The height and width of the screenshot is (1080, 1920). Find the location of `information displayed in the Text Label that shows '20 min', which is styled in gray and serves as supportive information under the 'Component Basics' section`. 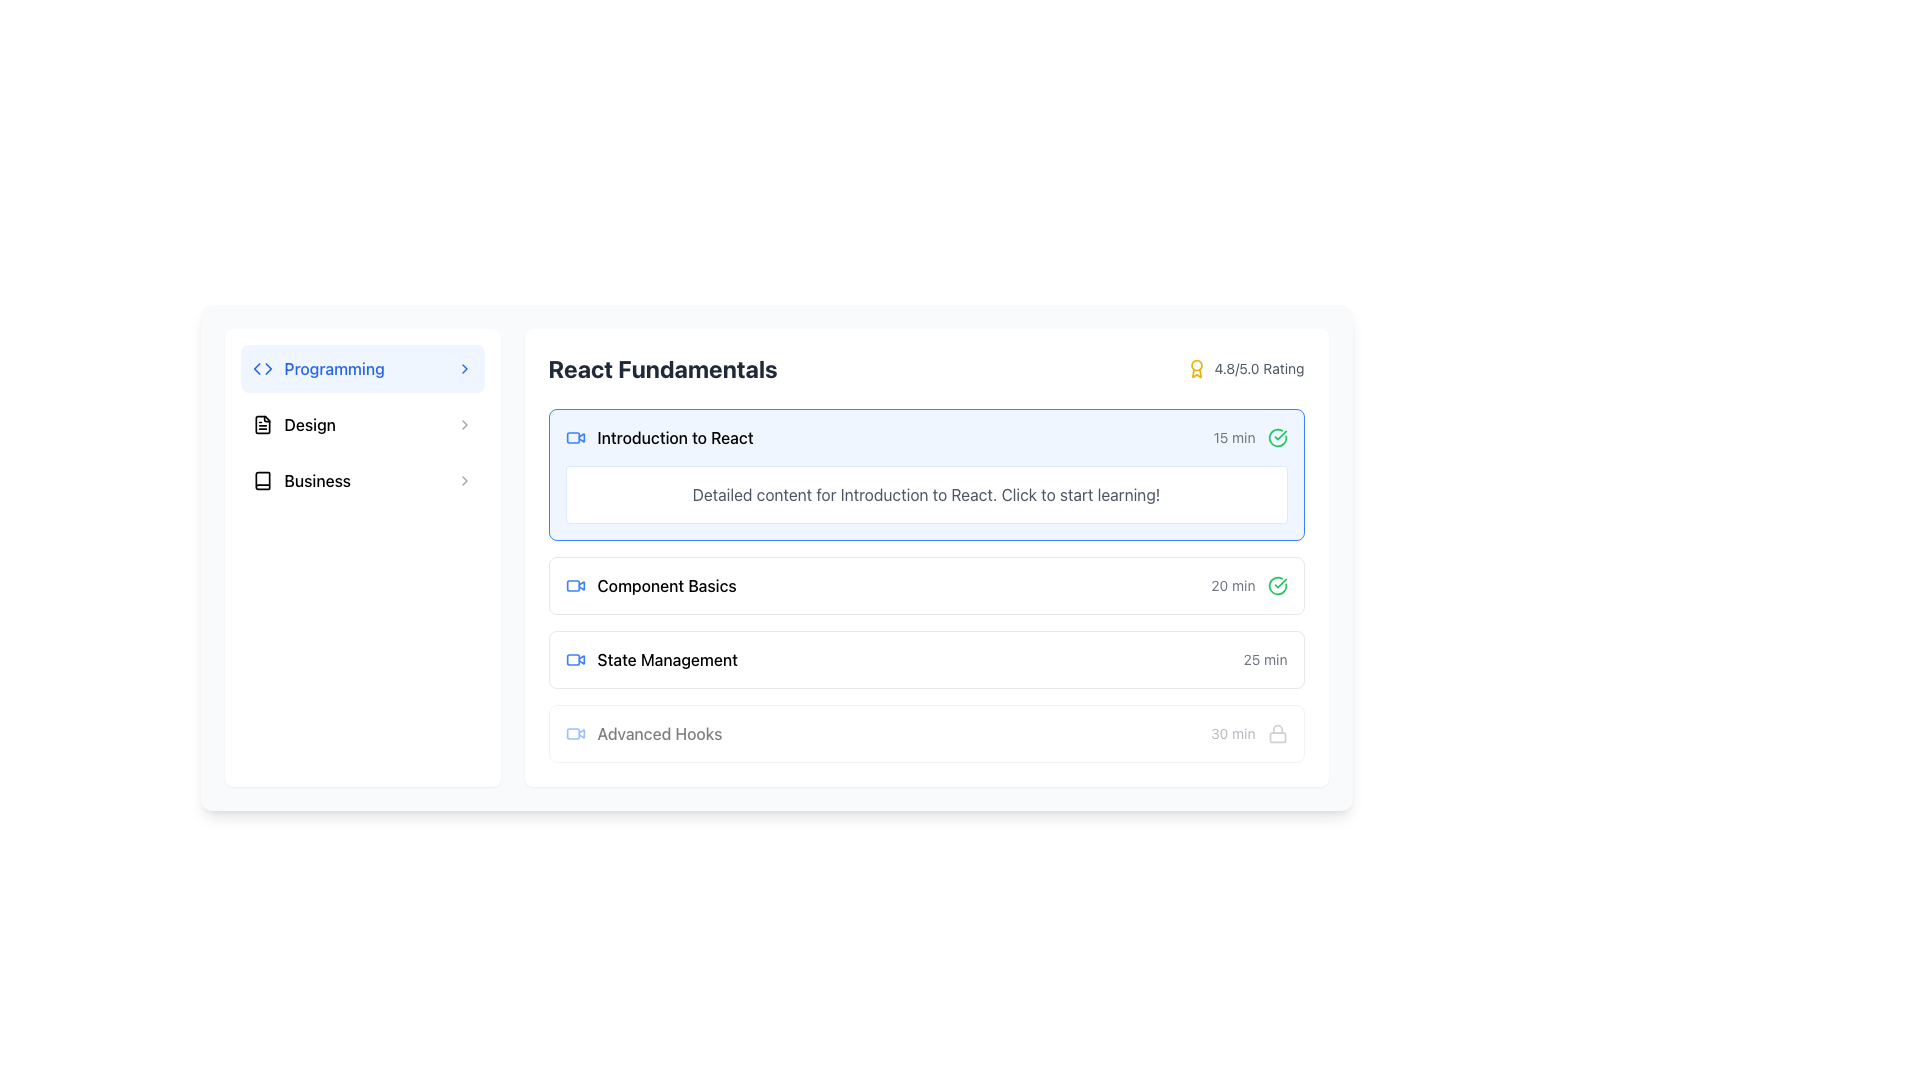

information displayed in the Text Label that shows '20 min', which is styled in gray and serves as supportive information under the 'Component Basics' section is located at coordinates (1232, 585).